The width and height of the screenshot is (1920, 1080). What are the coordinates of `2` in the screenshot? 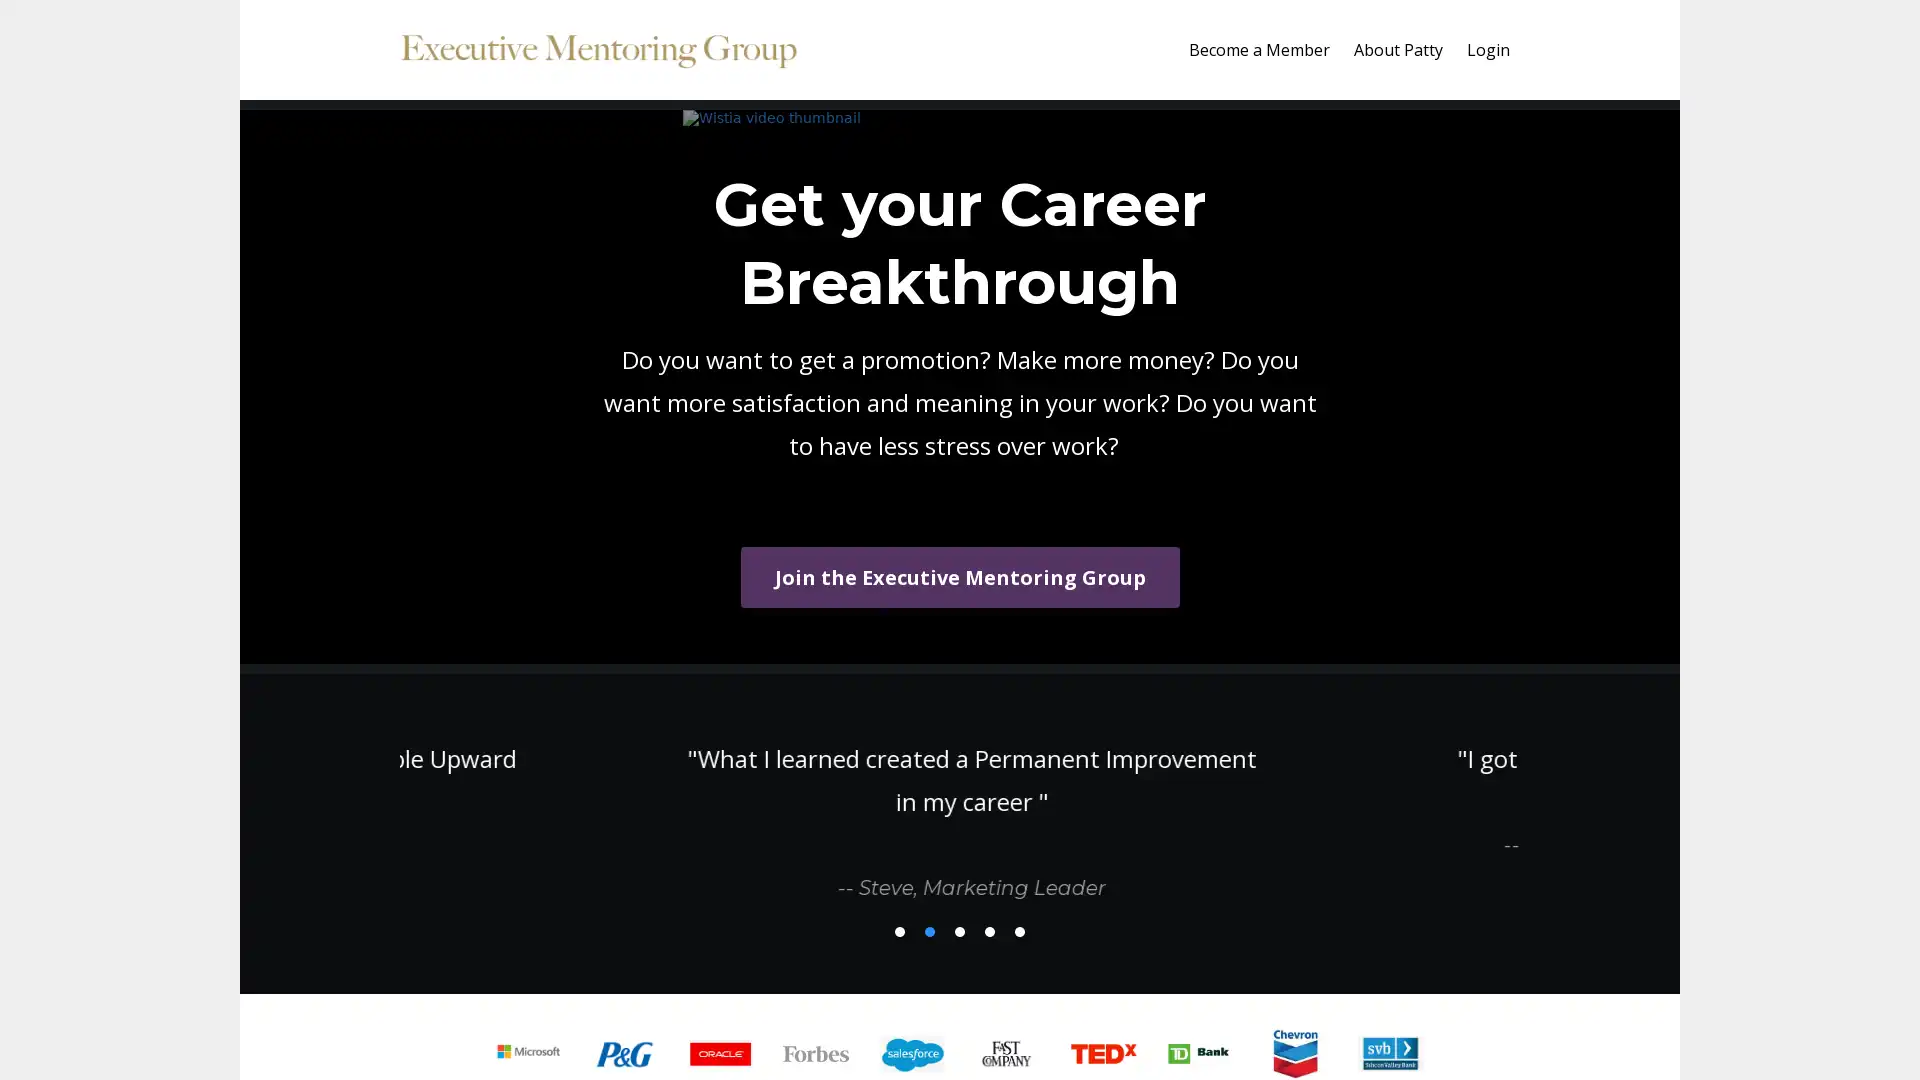 It's located at (929, 886).